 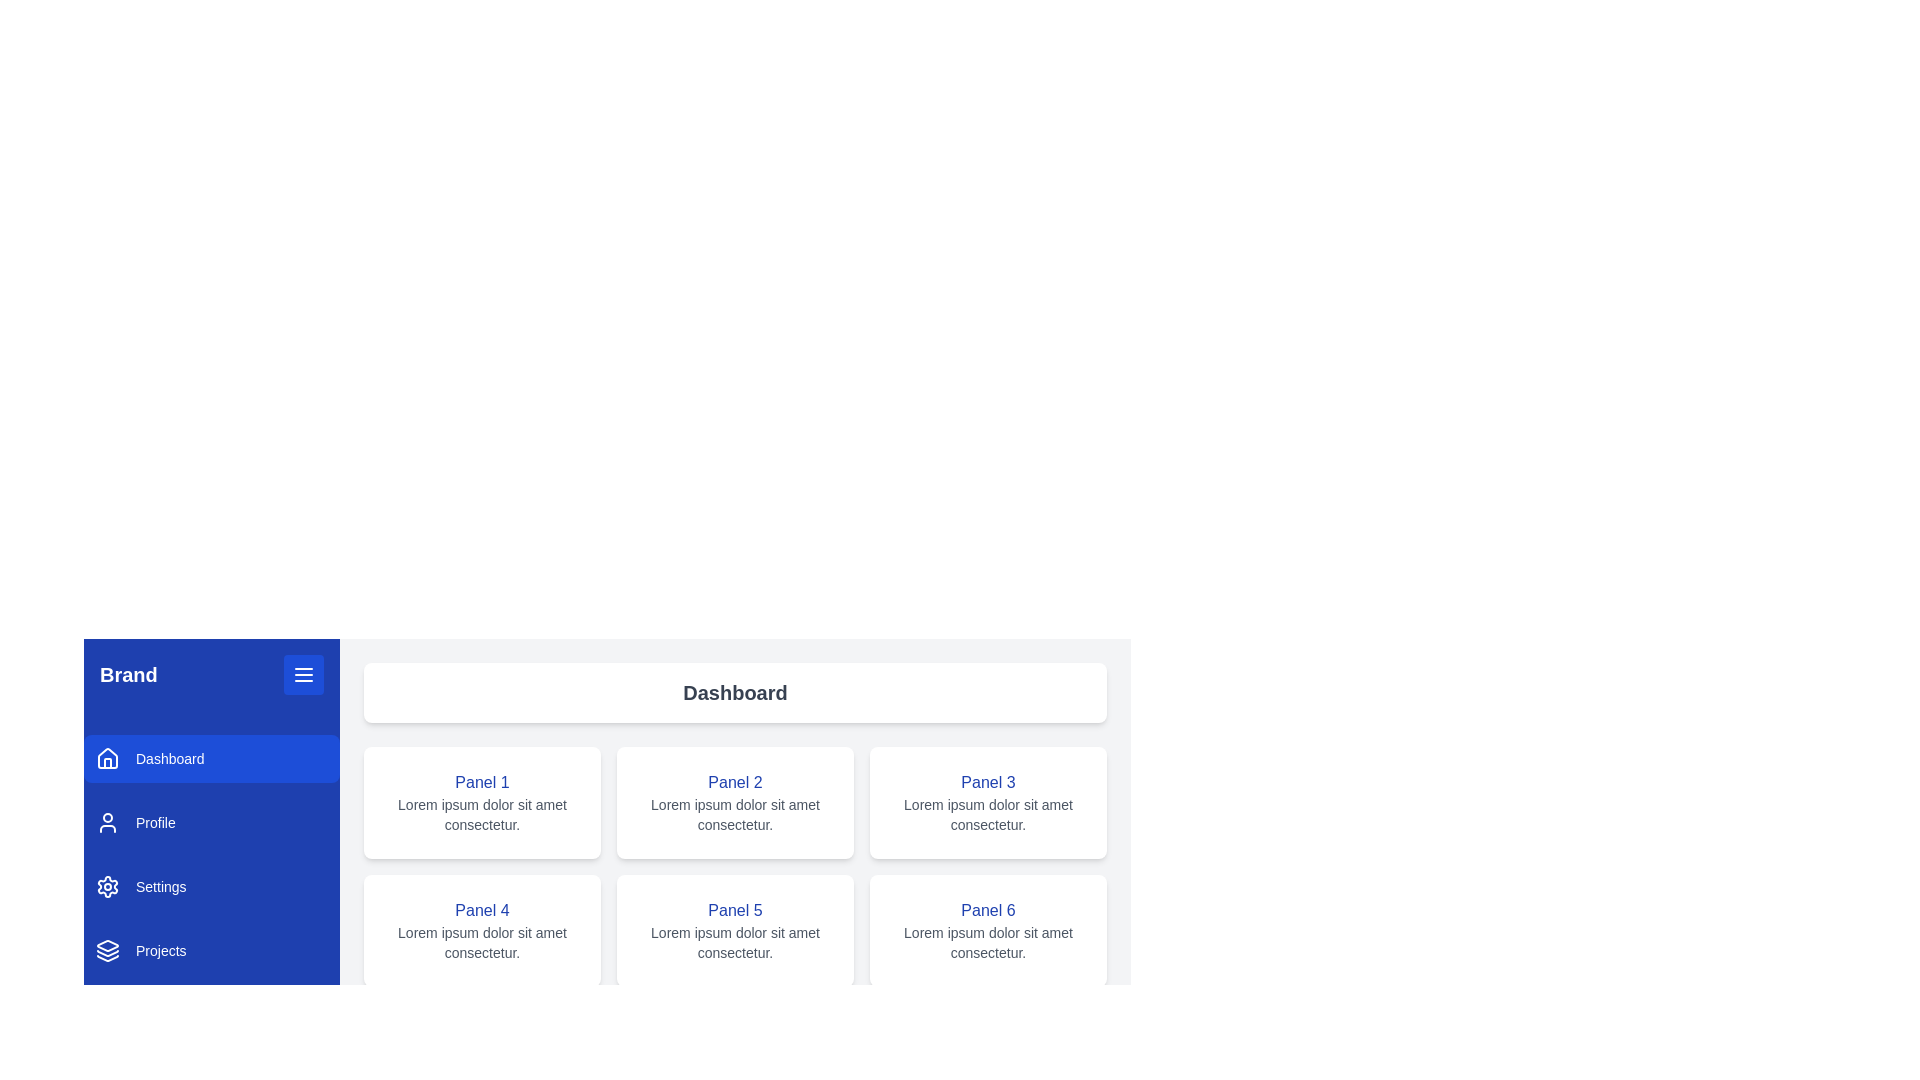 I want to click on the Text Label located in the lower-left card of the main grid, which indicates the content or purpose of the card, so click(x=482, y=910).